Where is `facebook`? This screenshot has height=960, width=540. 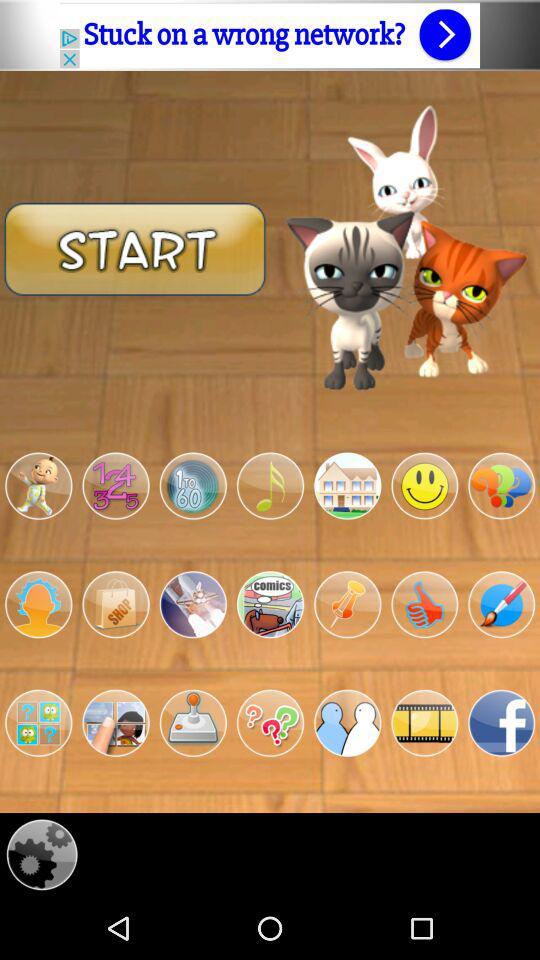 facebook is located at coordinates (500, 722).